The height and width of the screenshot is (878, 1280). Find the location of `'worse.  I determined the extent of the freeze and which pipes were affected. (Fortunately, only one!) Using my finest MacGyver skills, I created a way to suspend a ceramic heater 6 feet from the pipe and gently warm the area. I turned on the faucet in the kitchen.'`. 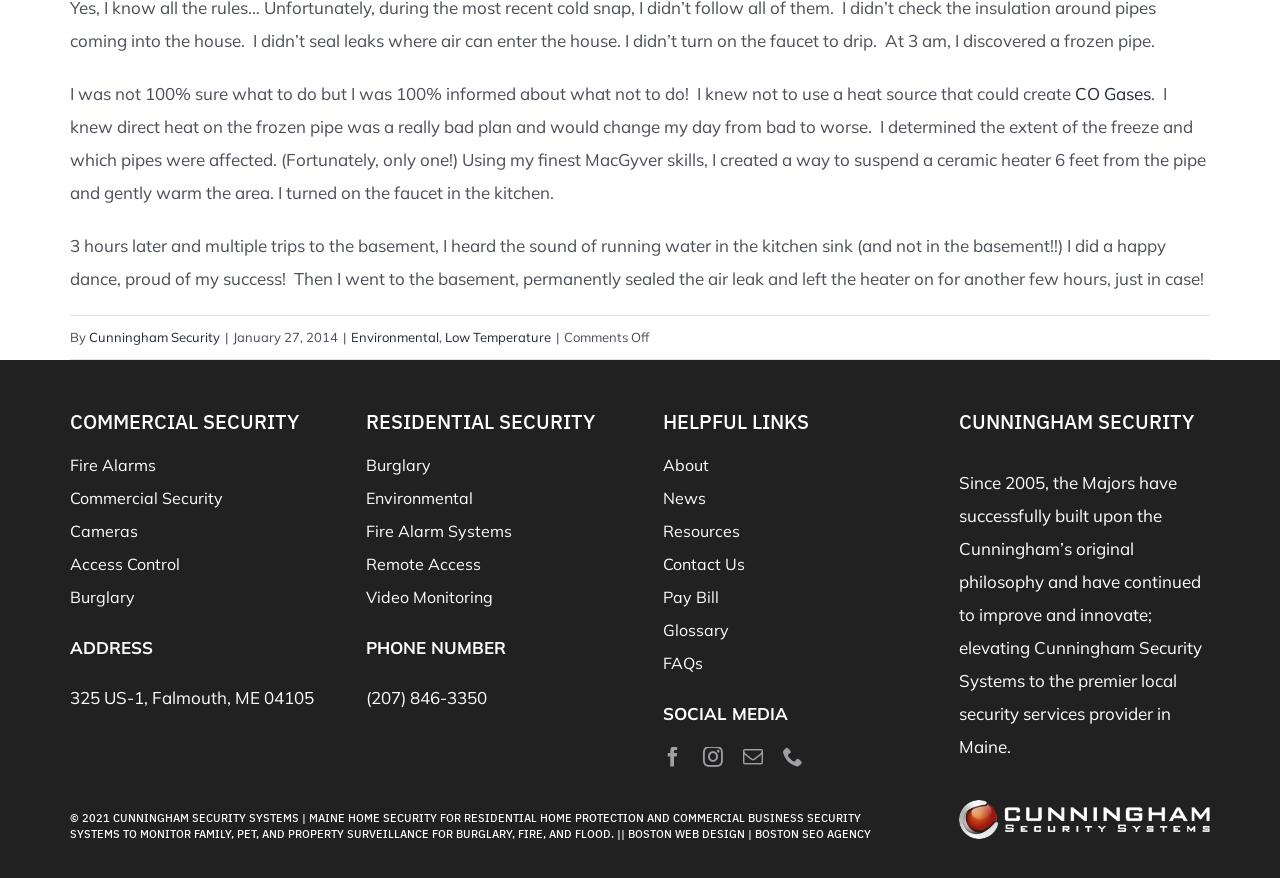

'worse.  I determined the extent of the freeze and which pipes were affected. (Fortunately, only one!) Using my finest MacGyver skills, I created a way to suspend a ceramic heater 6 feet from the pipe and gently warm the area. I turned on the faucet in the kitchen.' is located at coordinates (636, 158).